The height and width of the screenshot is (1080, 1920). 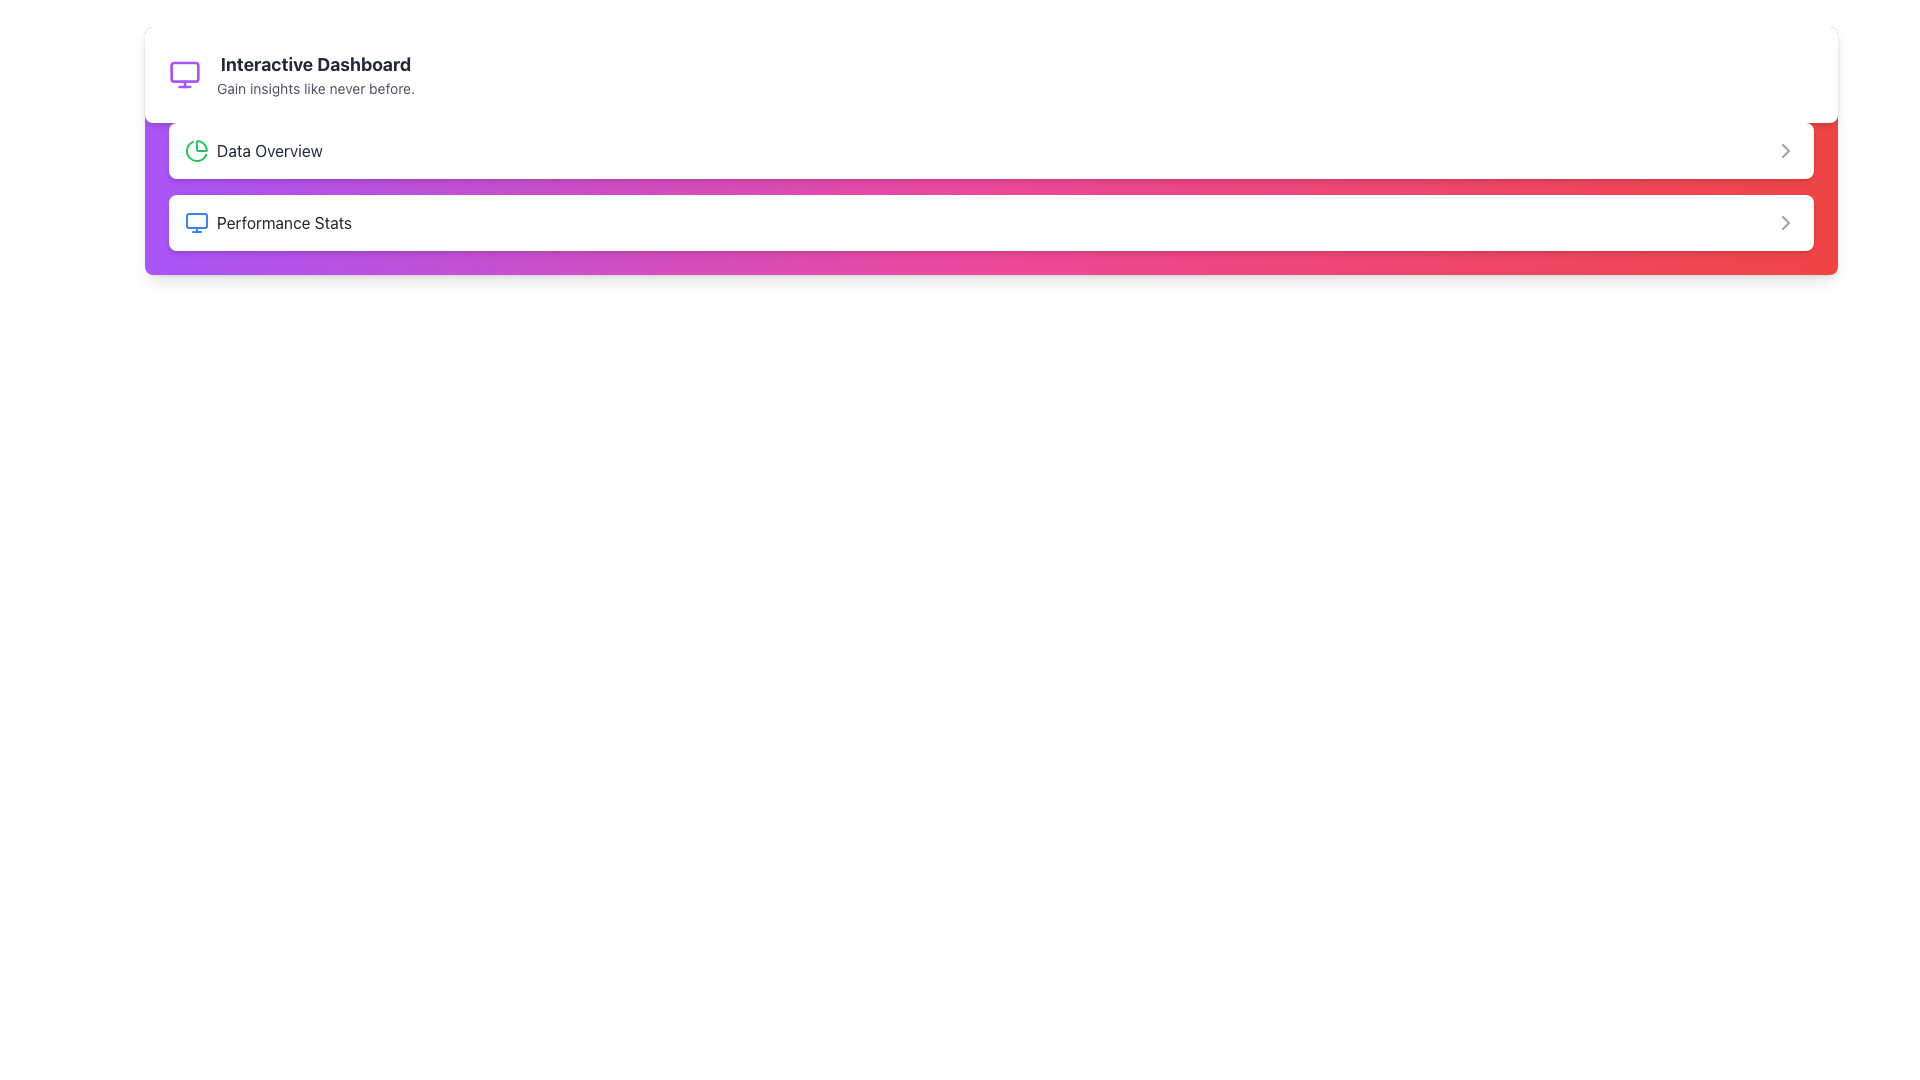 What do you see at coordinates (185, 73) in the screenshot?
I see `the visual indicator icon located in the top-left portion of the interface, before the title text 'Interactive Dashboard'` at bounding box center [185, 73].